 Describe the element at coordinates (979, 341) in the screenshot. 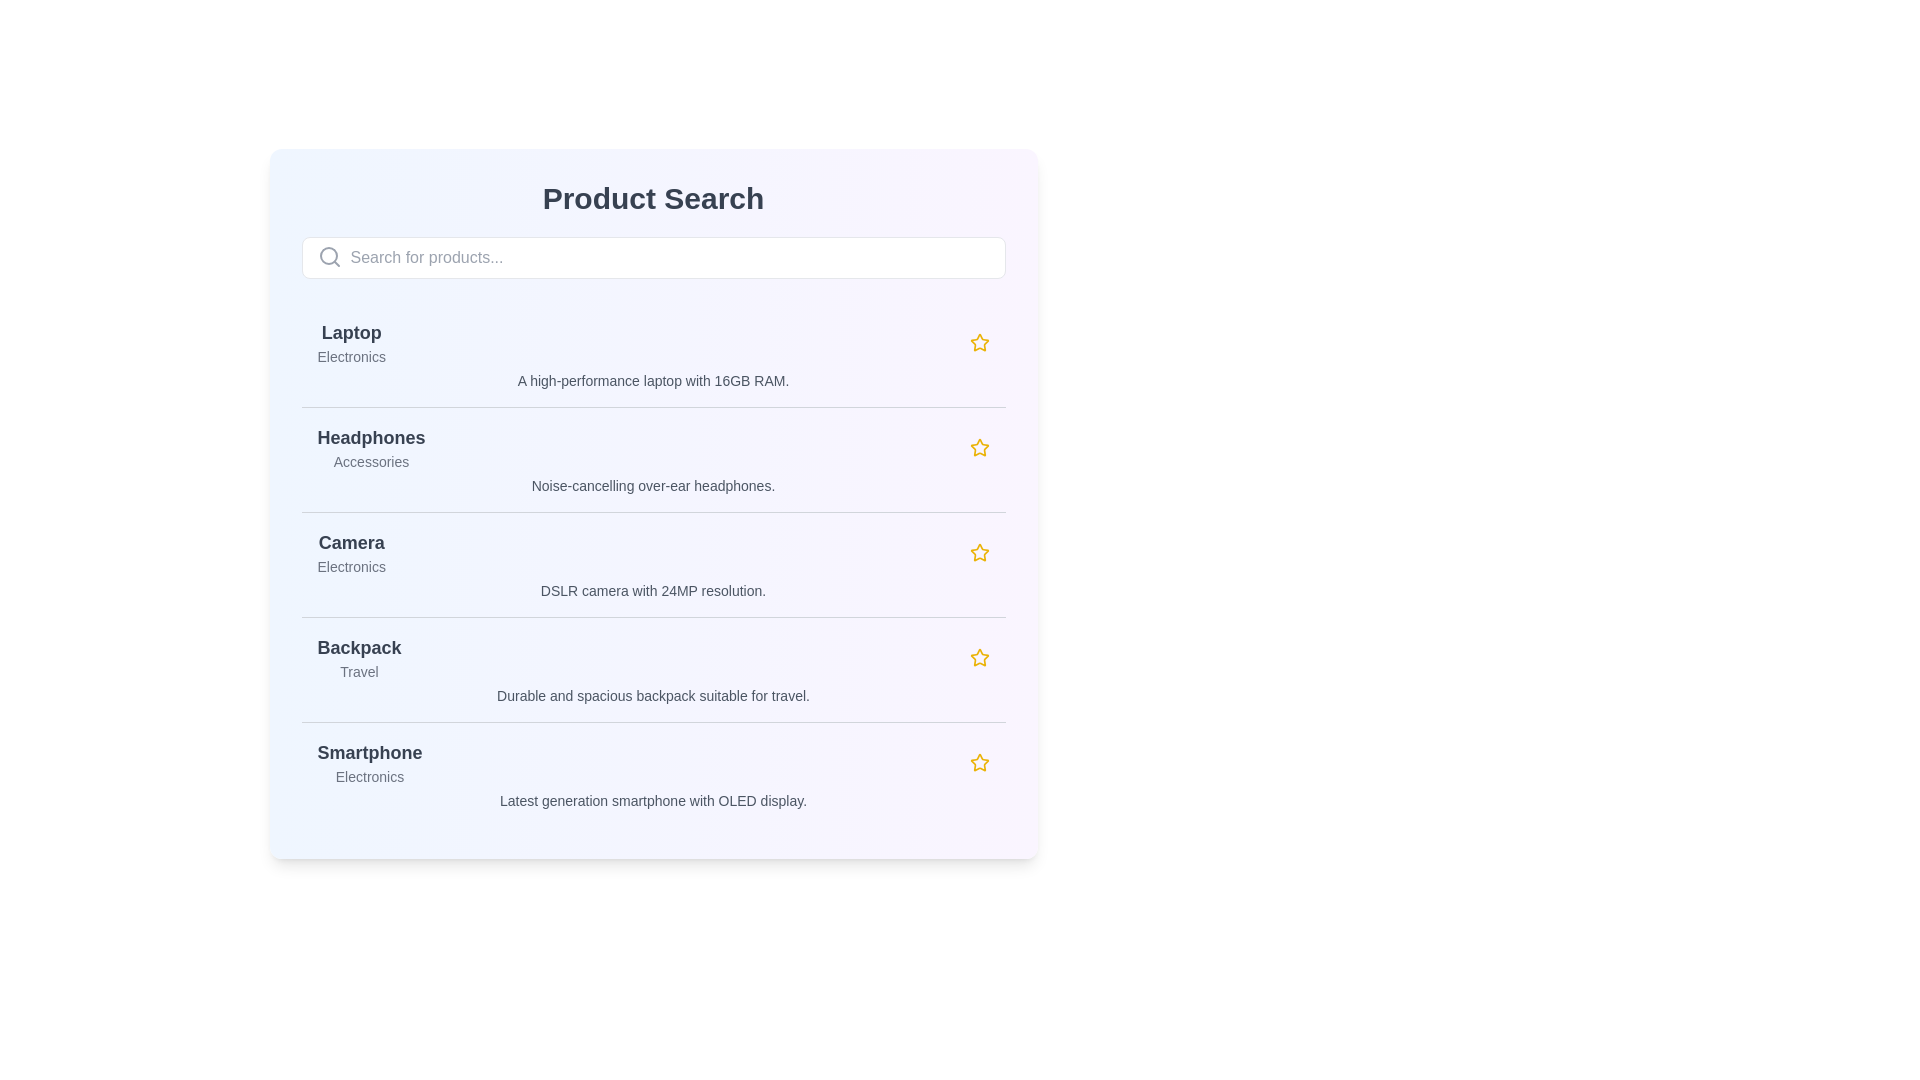

I see `the first star icon located to the right of the 'Laptop' item in the list` at that location.